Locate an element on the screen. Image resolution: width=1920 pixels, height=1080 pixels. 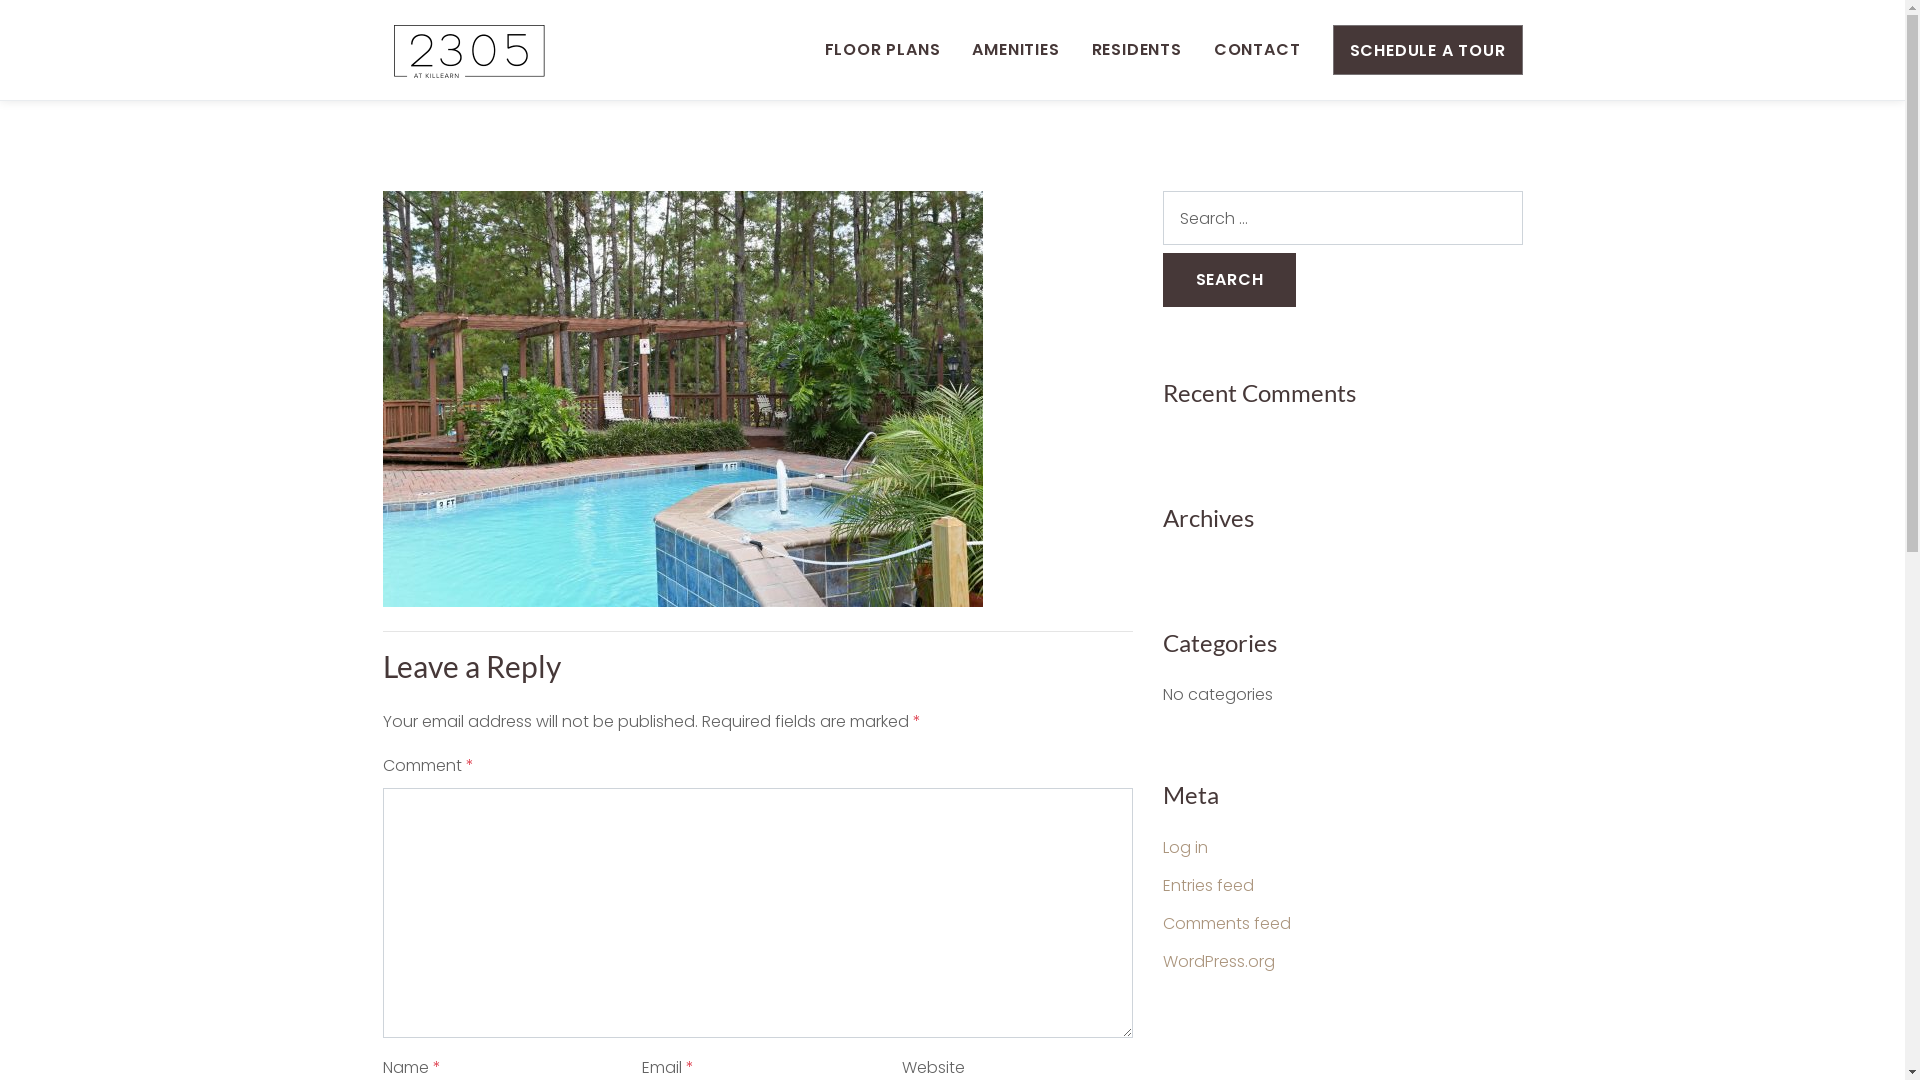
'WordPress.org' is located at coordinates (1217, 960).